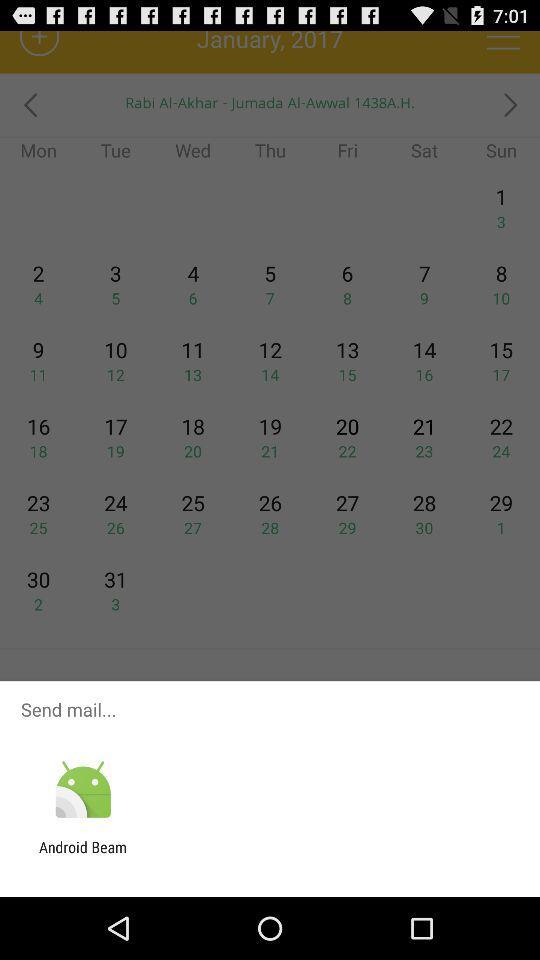  Describe the element at coordinates (82, 855) in the screenshot. I see `the android beam icon` at that location.